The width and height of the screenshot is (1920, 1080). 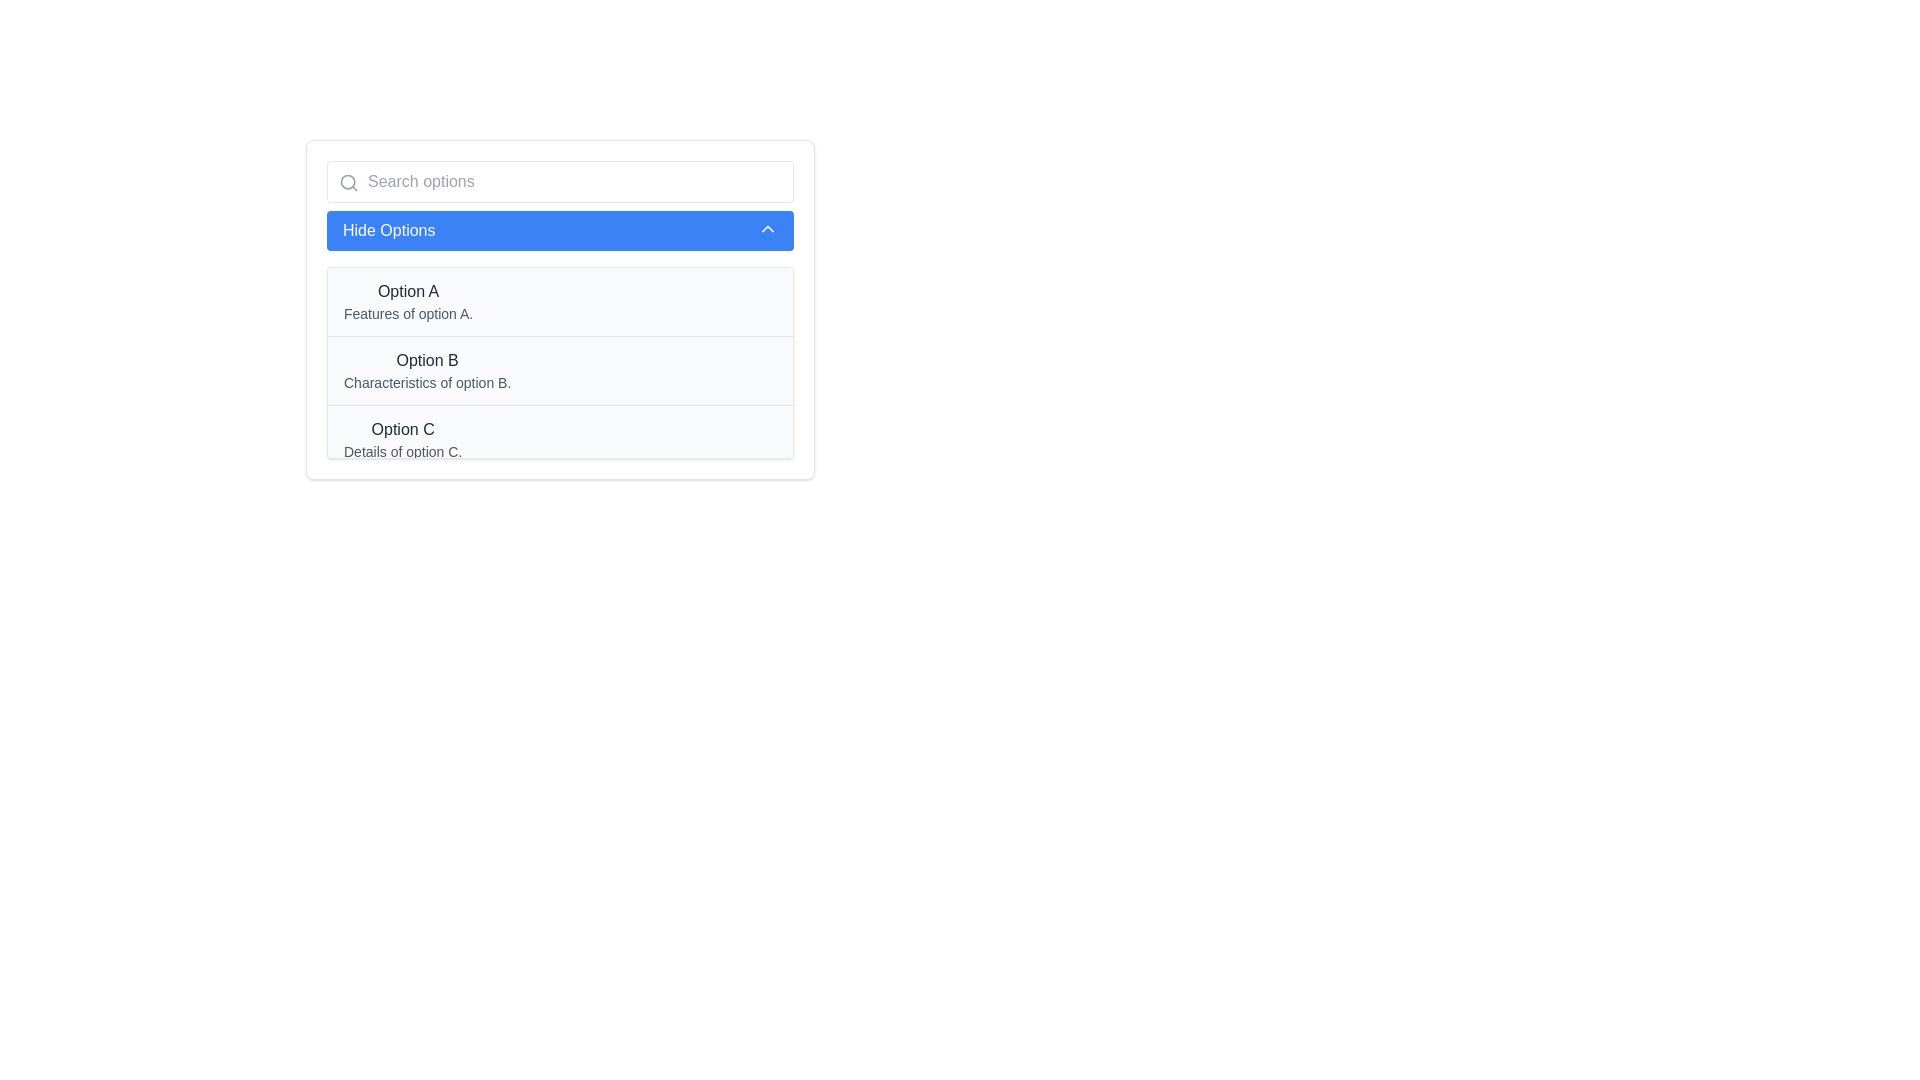 I want to click on the first list item labeled 'Option A' with the description 'Features of option A', so click(x=560, y=301).